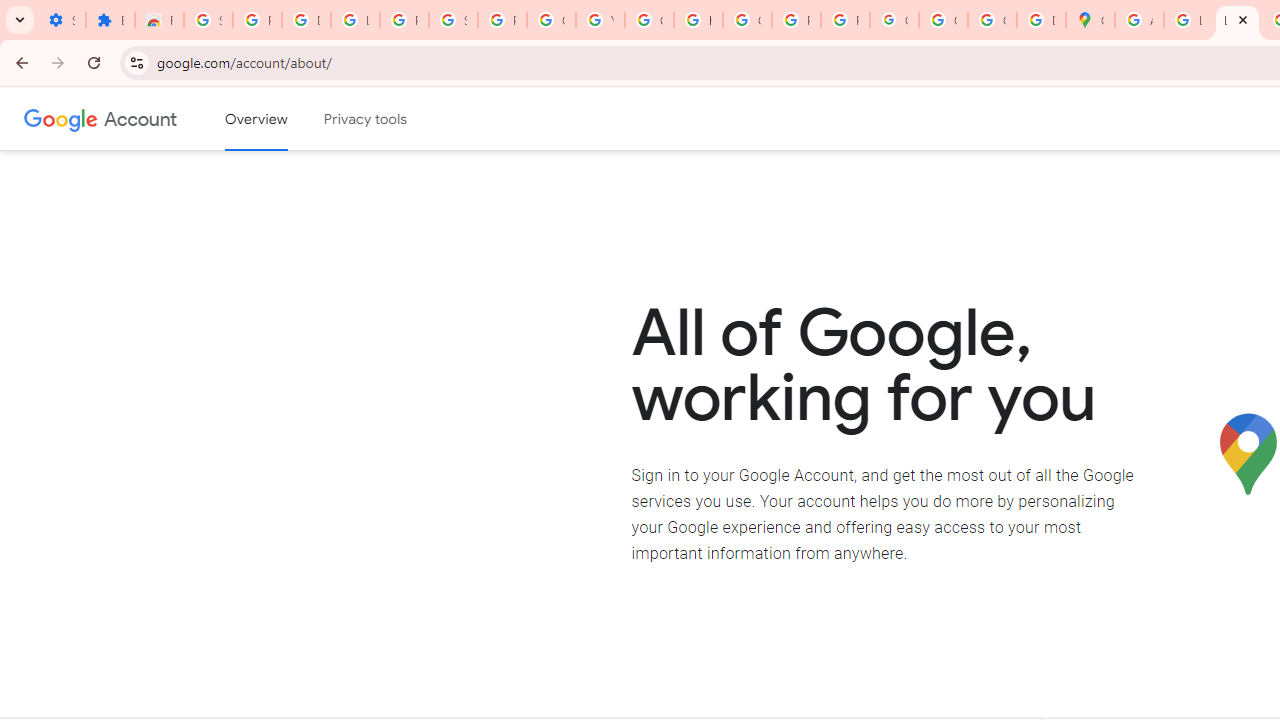 Image resolution: width=1280 pixels, height=720 pixels. I want to click on 'Google logo', so click(61, 118).